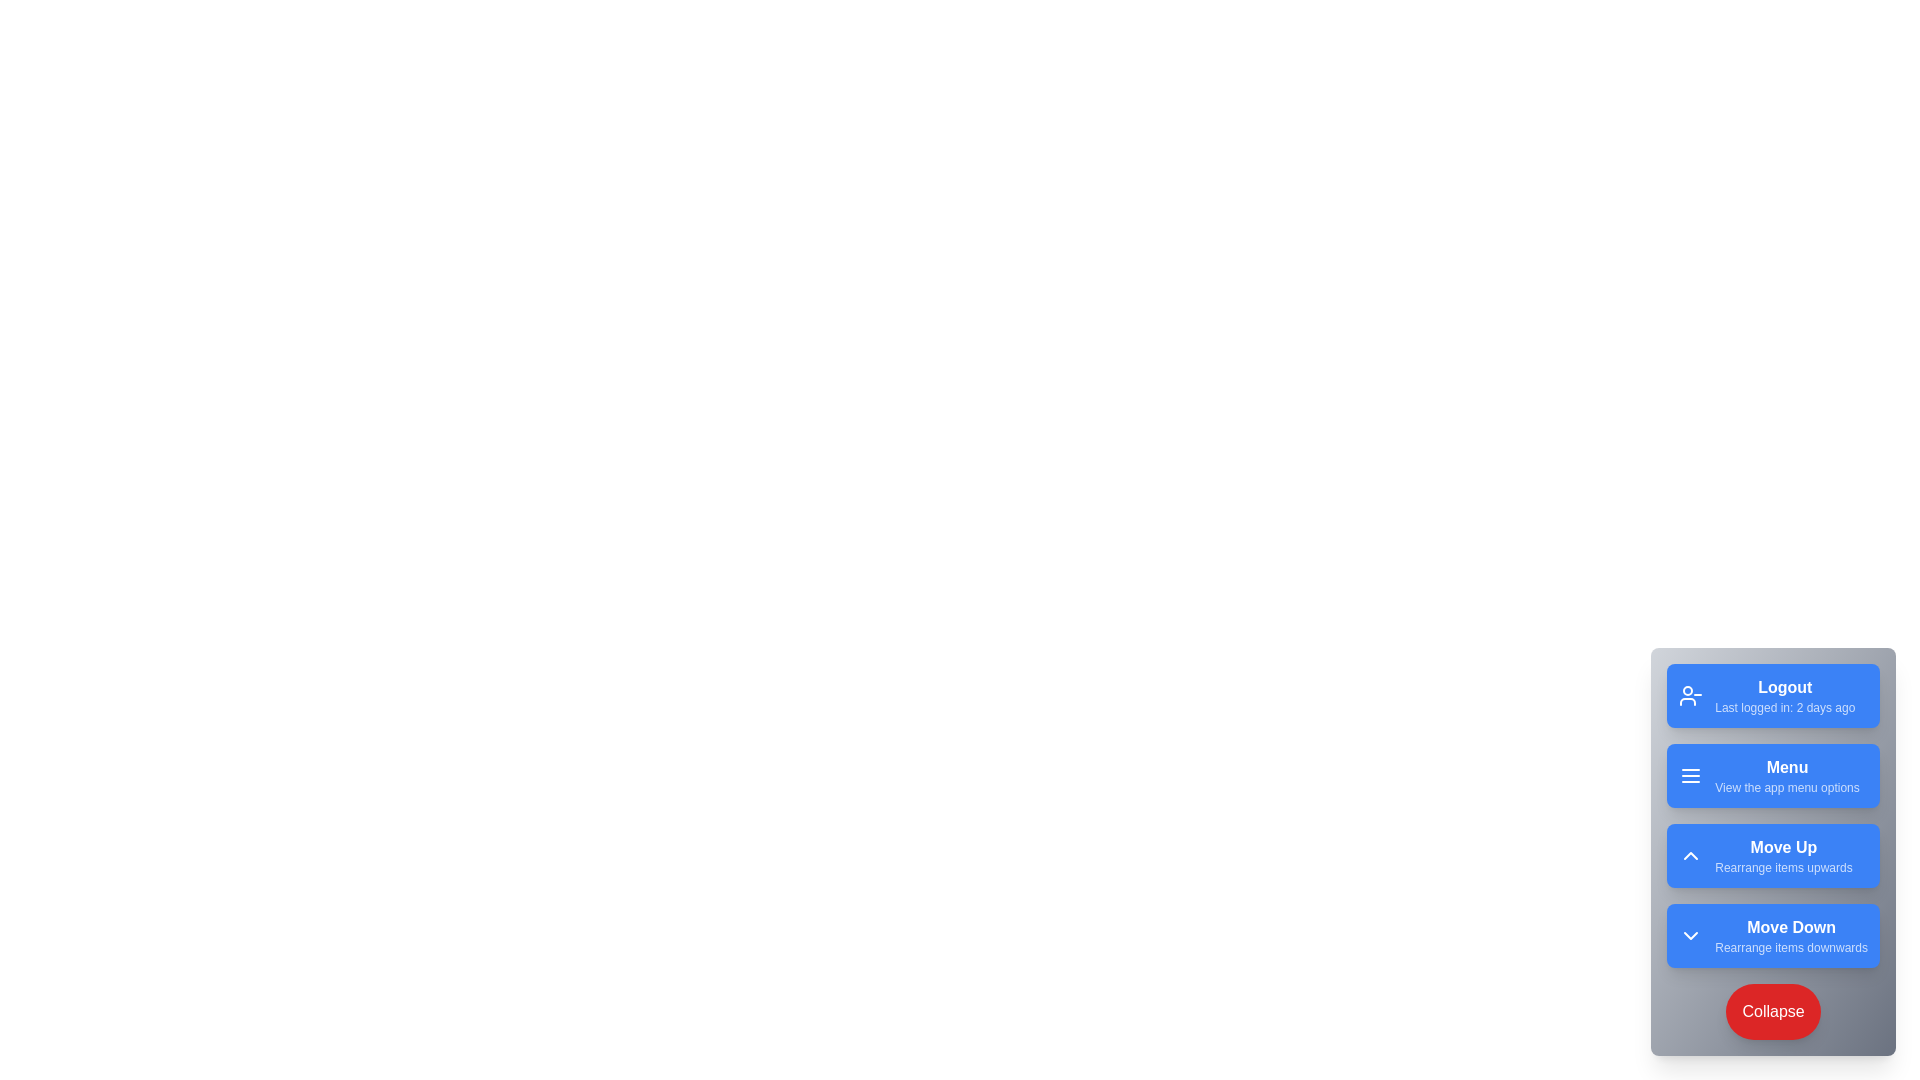 The height and width of the screenshot is (1080, 1920). What do you see at coordinates (1787, 786) in the screenshot?
I see `the text label stating 'View the app menu options', styled with a light blue font on a medium blue background, positioned beneath the 'Menu' element` at bounding box center [1787, 786].